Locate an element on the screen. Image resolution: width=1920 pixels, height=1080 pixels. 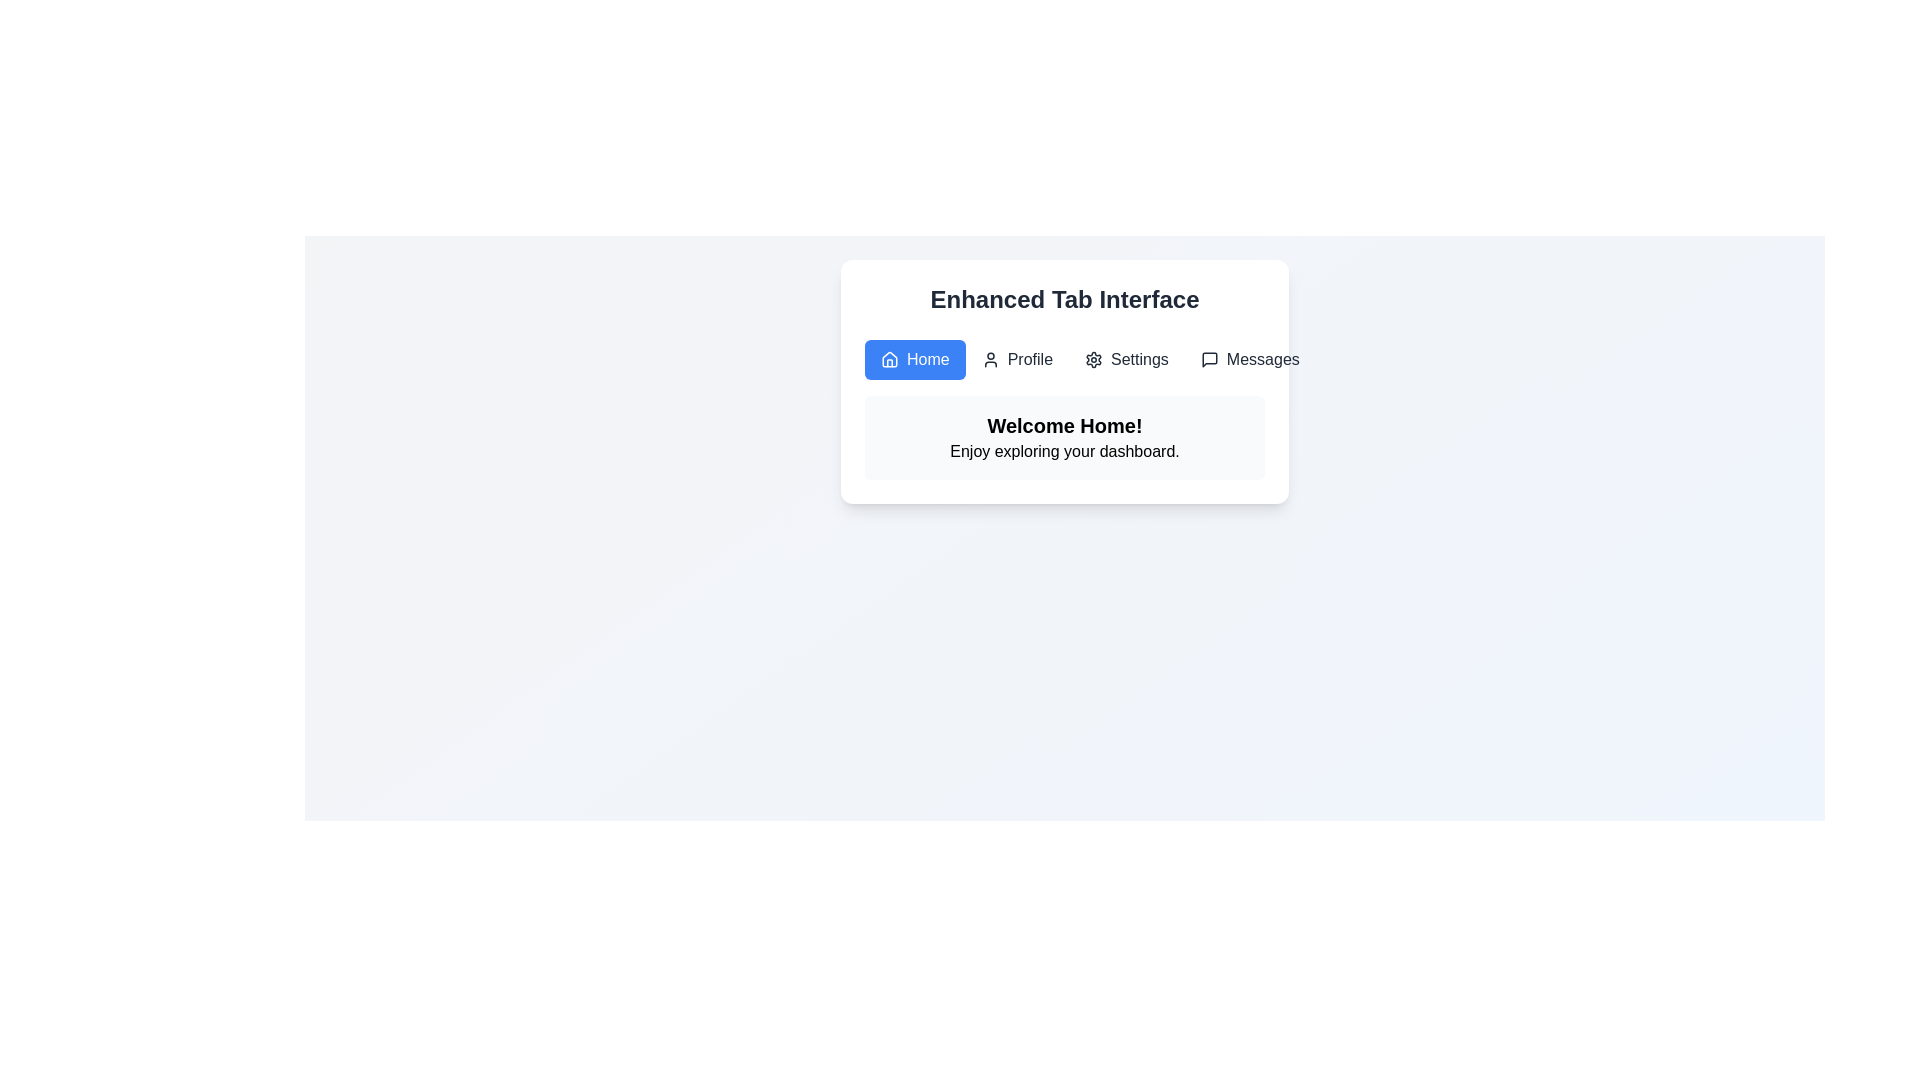
the settings icon in the navigation tab bar is located at coordinates (1093, 358).